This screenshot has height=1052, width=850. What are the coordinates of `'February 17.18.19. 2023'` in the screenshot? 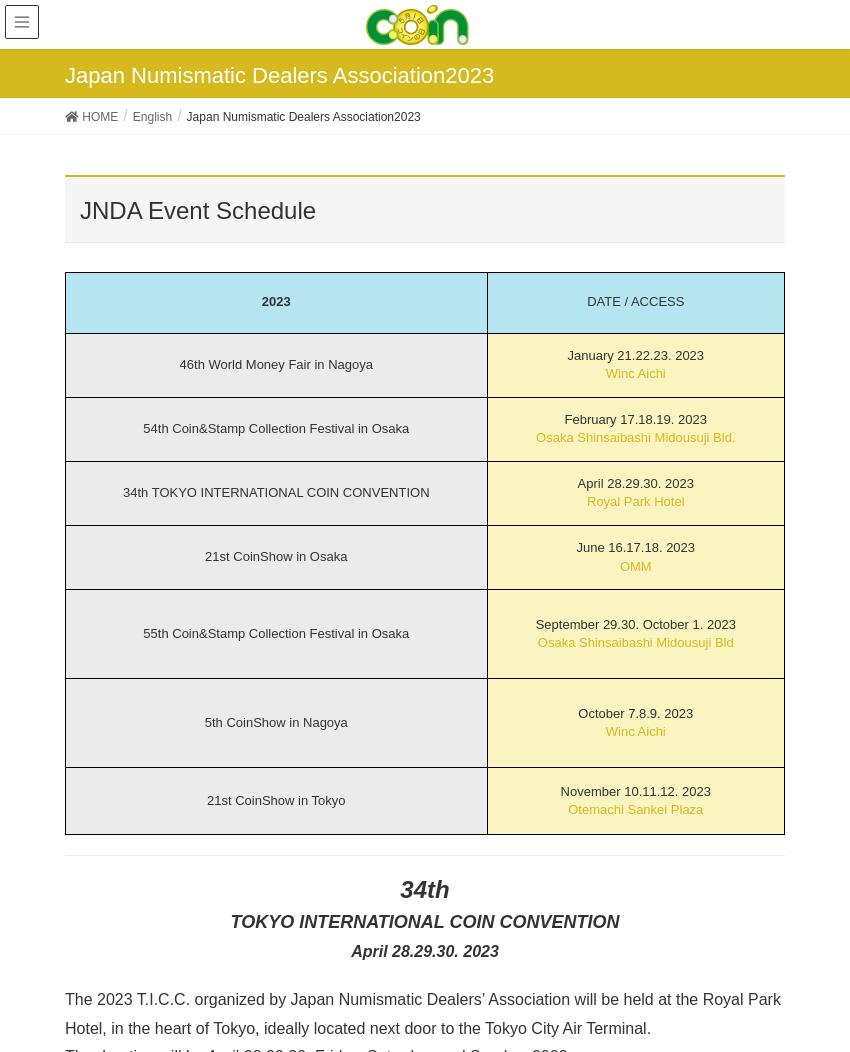 It's located at (634, 417).